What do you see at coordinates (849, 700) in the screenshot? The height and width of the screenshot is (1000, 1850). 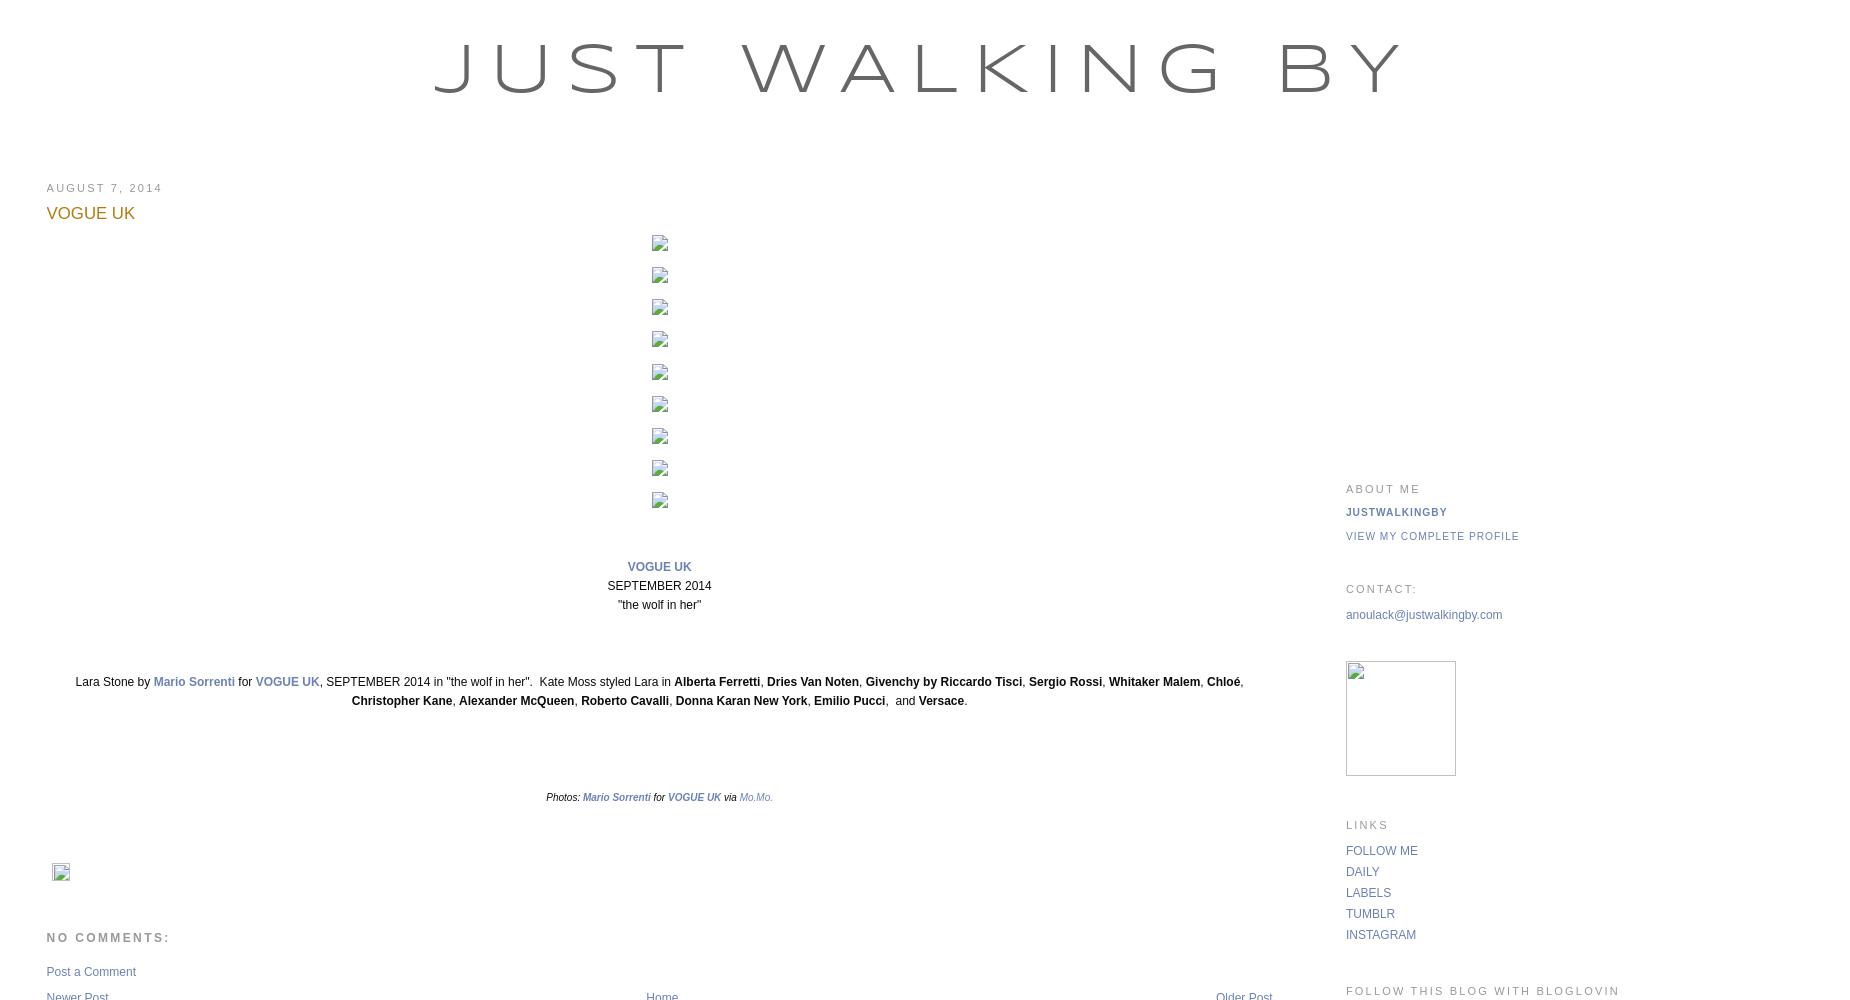 I see `'Emilio Pucci'` at bounding box center [849, 700].